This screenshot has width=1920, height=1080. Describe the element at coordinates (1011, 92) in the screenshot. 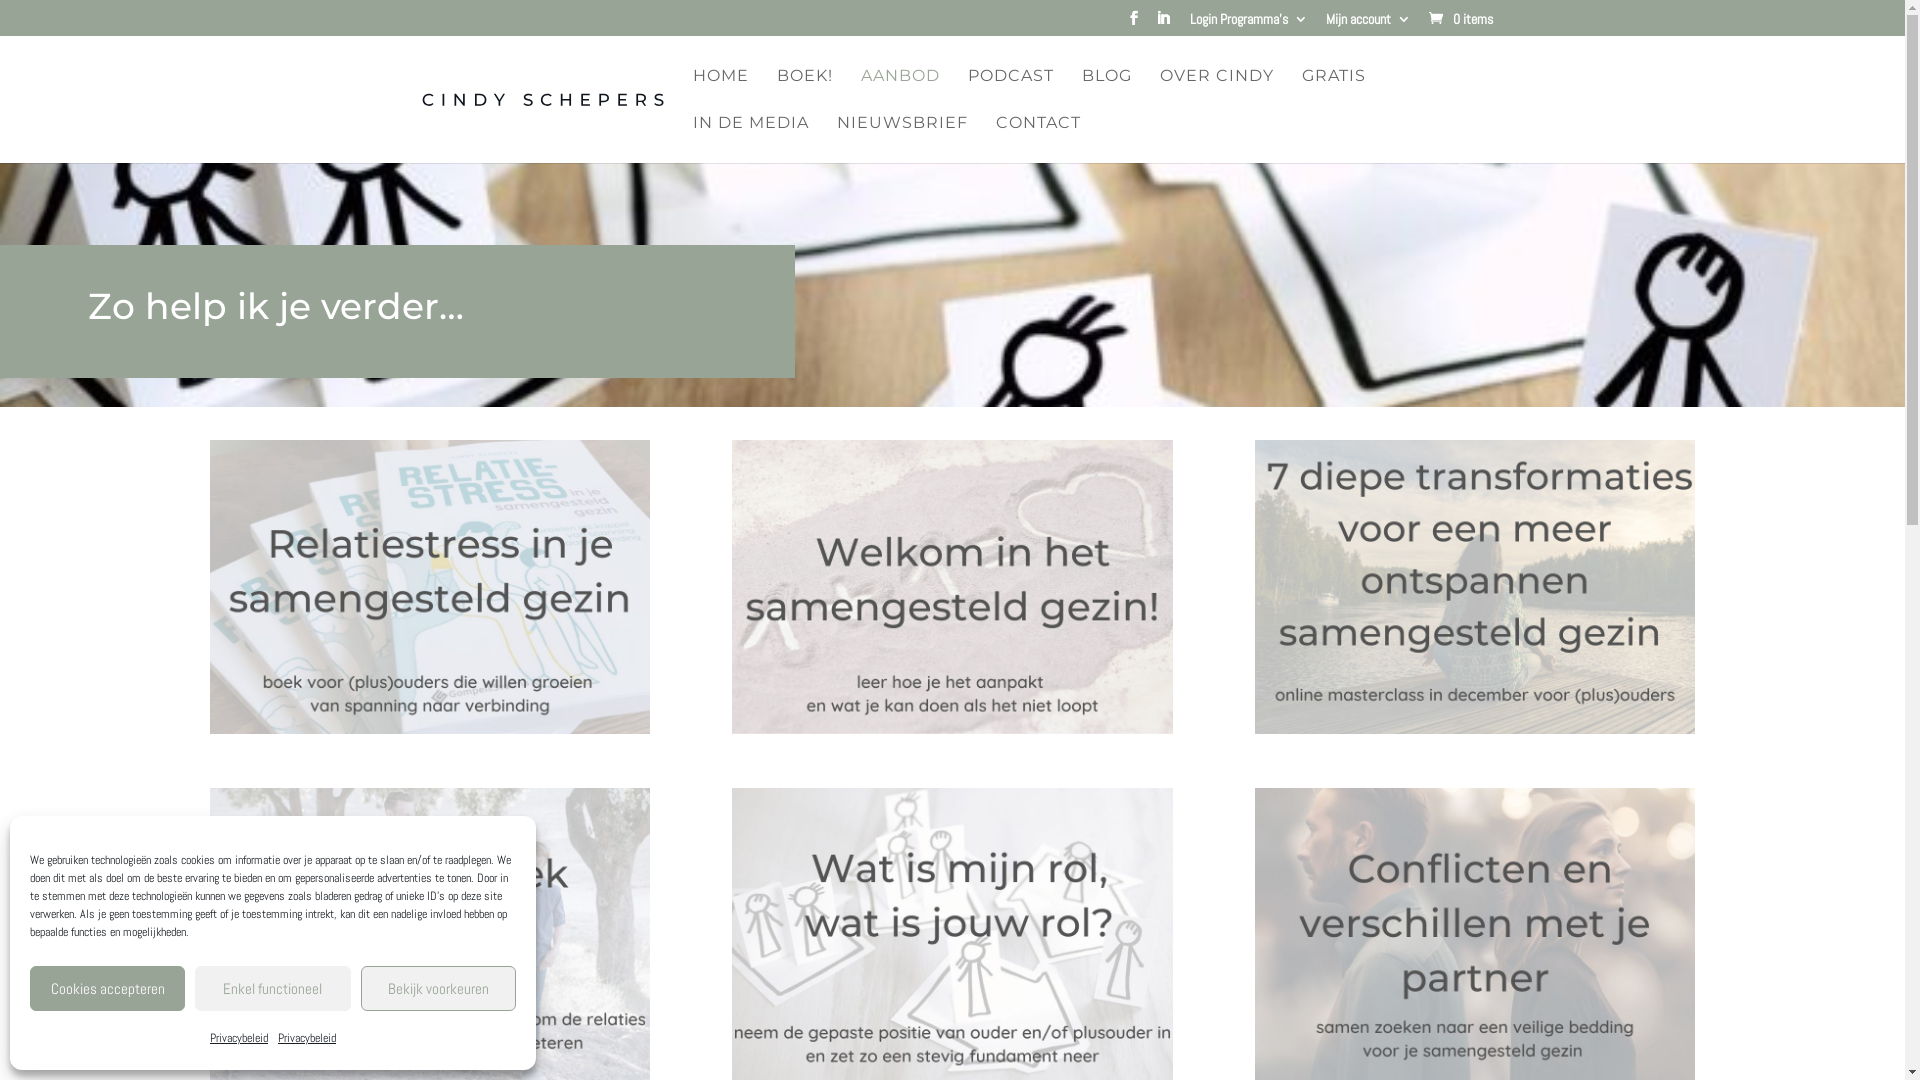

I see `'PODCAST'` at that location.